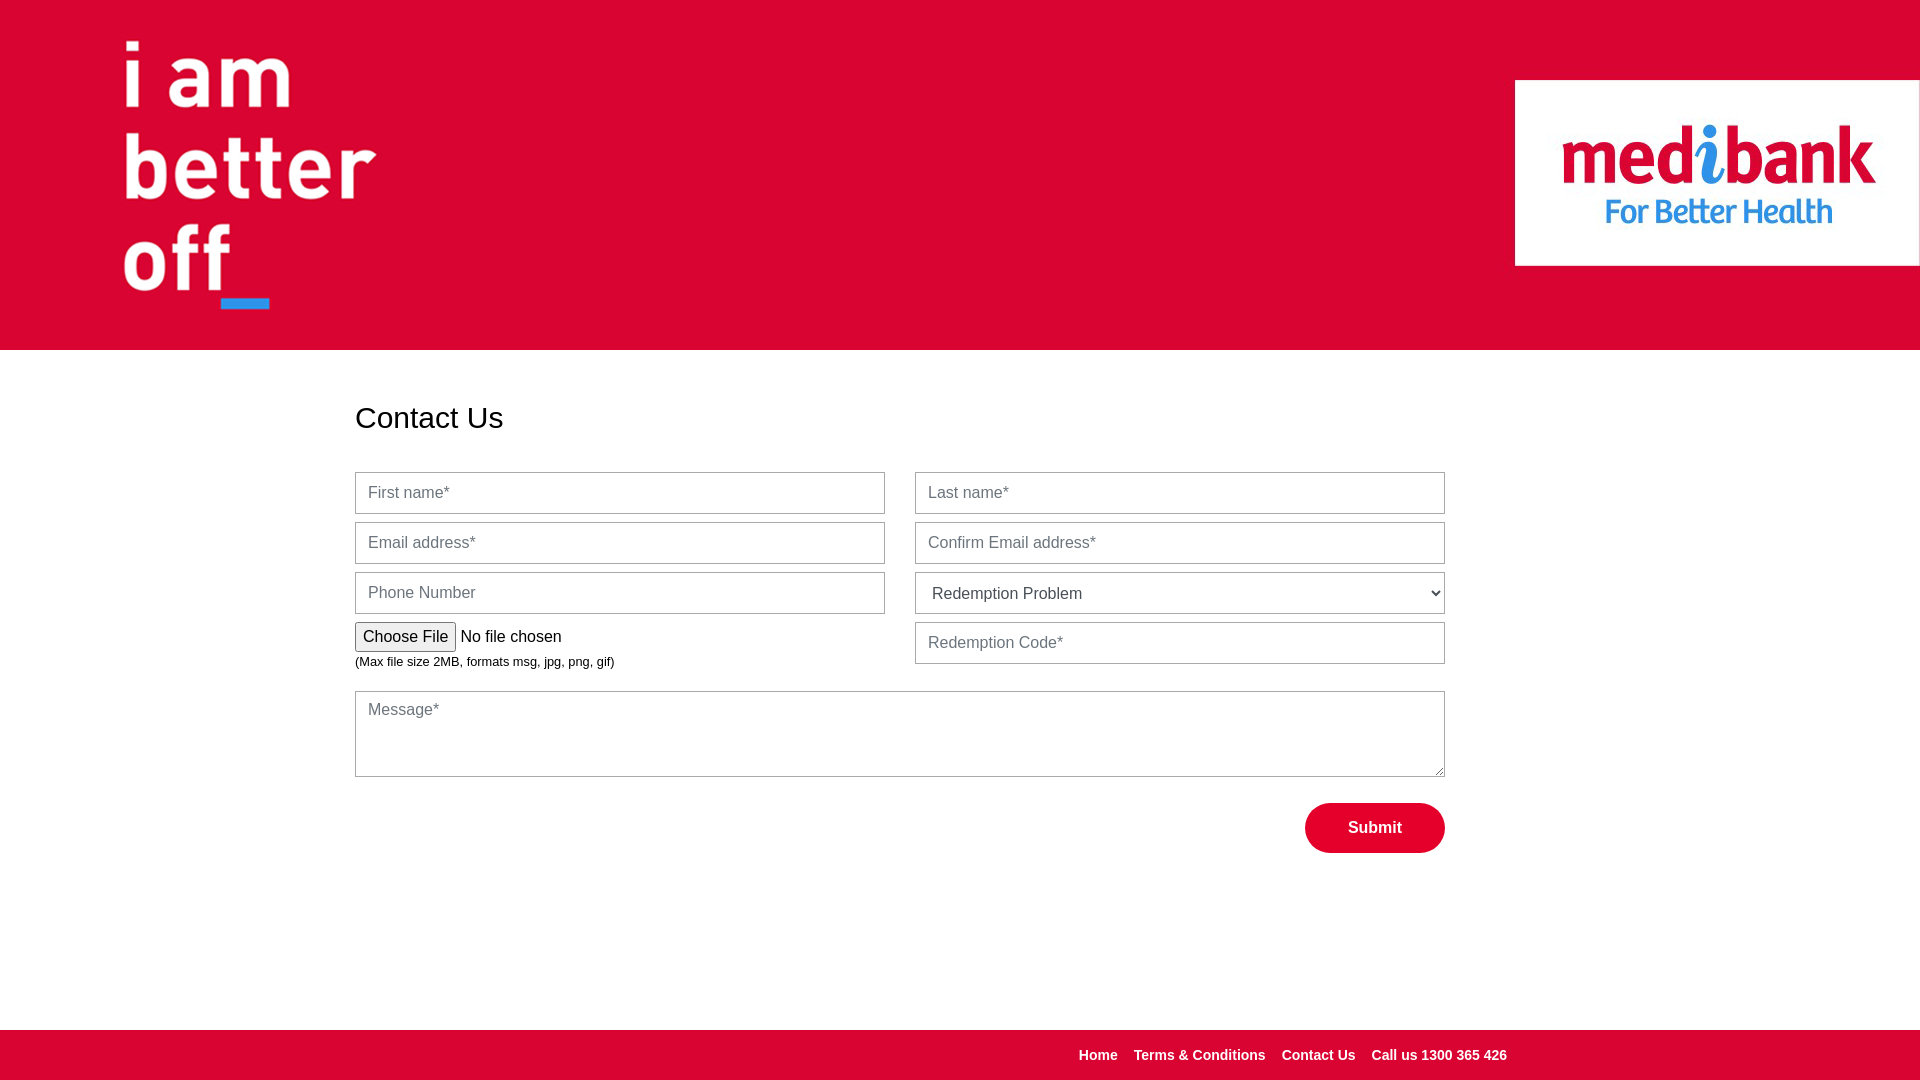  I want to click on 'Contact Us', so click(1319, 1053).